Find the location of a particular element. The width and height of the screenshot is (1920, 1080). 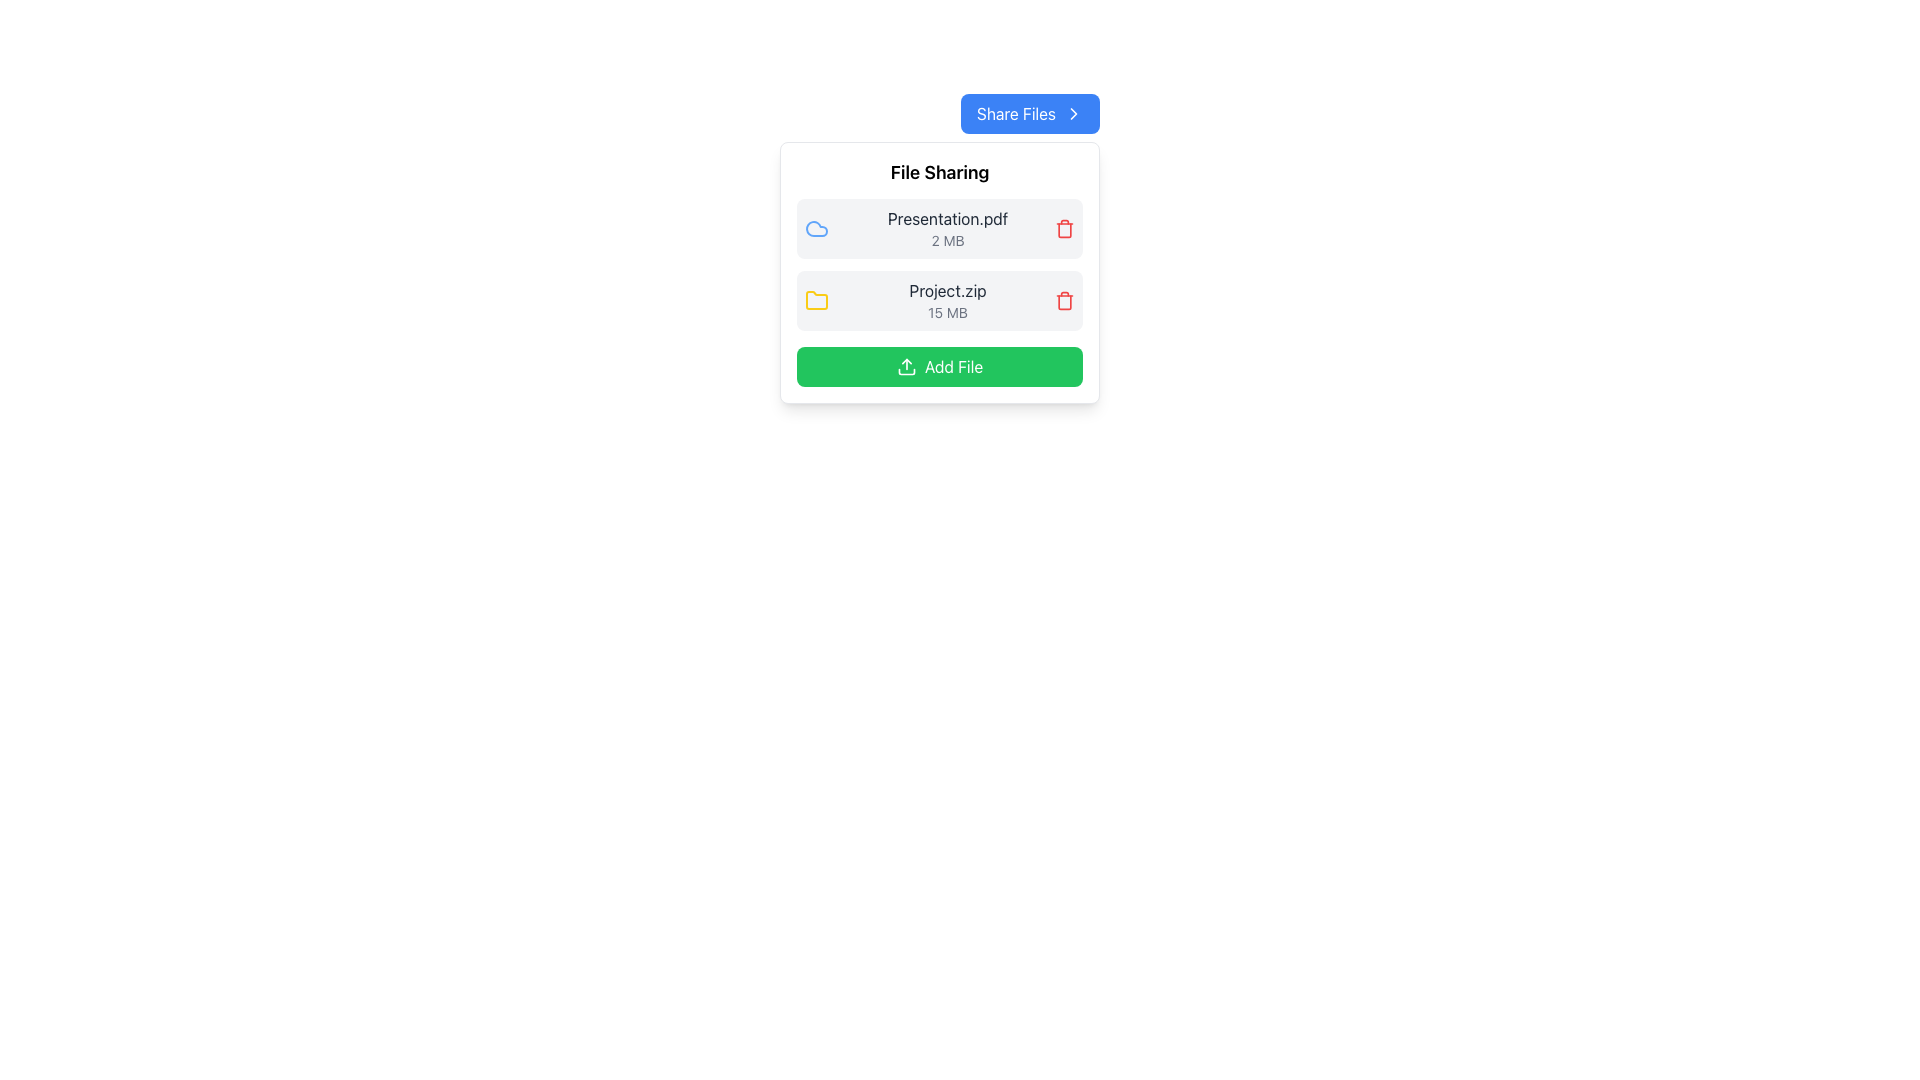

the Text Display element that shows the file name 'Project.zip' and its size '15 MB', which is the second item in a vertical list of files is located at coordinates (947, 300).